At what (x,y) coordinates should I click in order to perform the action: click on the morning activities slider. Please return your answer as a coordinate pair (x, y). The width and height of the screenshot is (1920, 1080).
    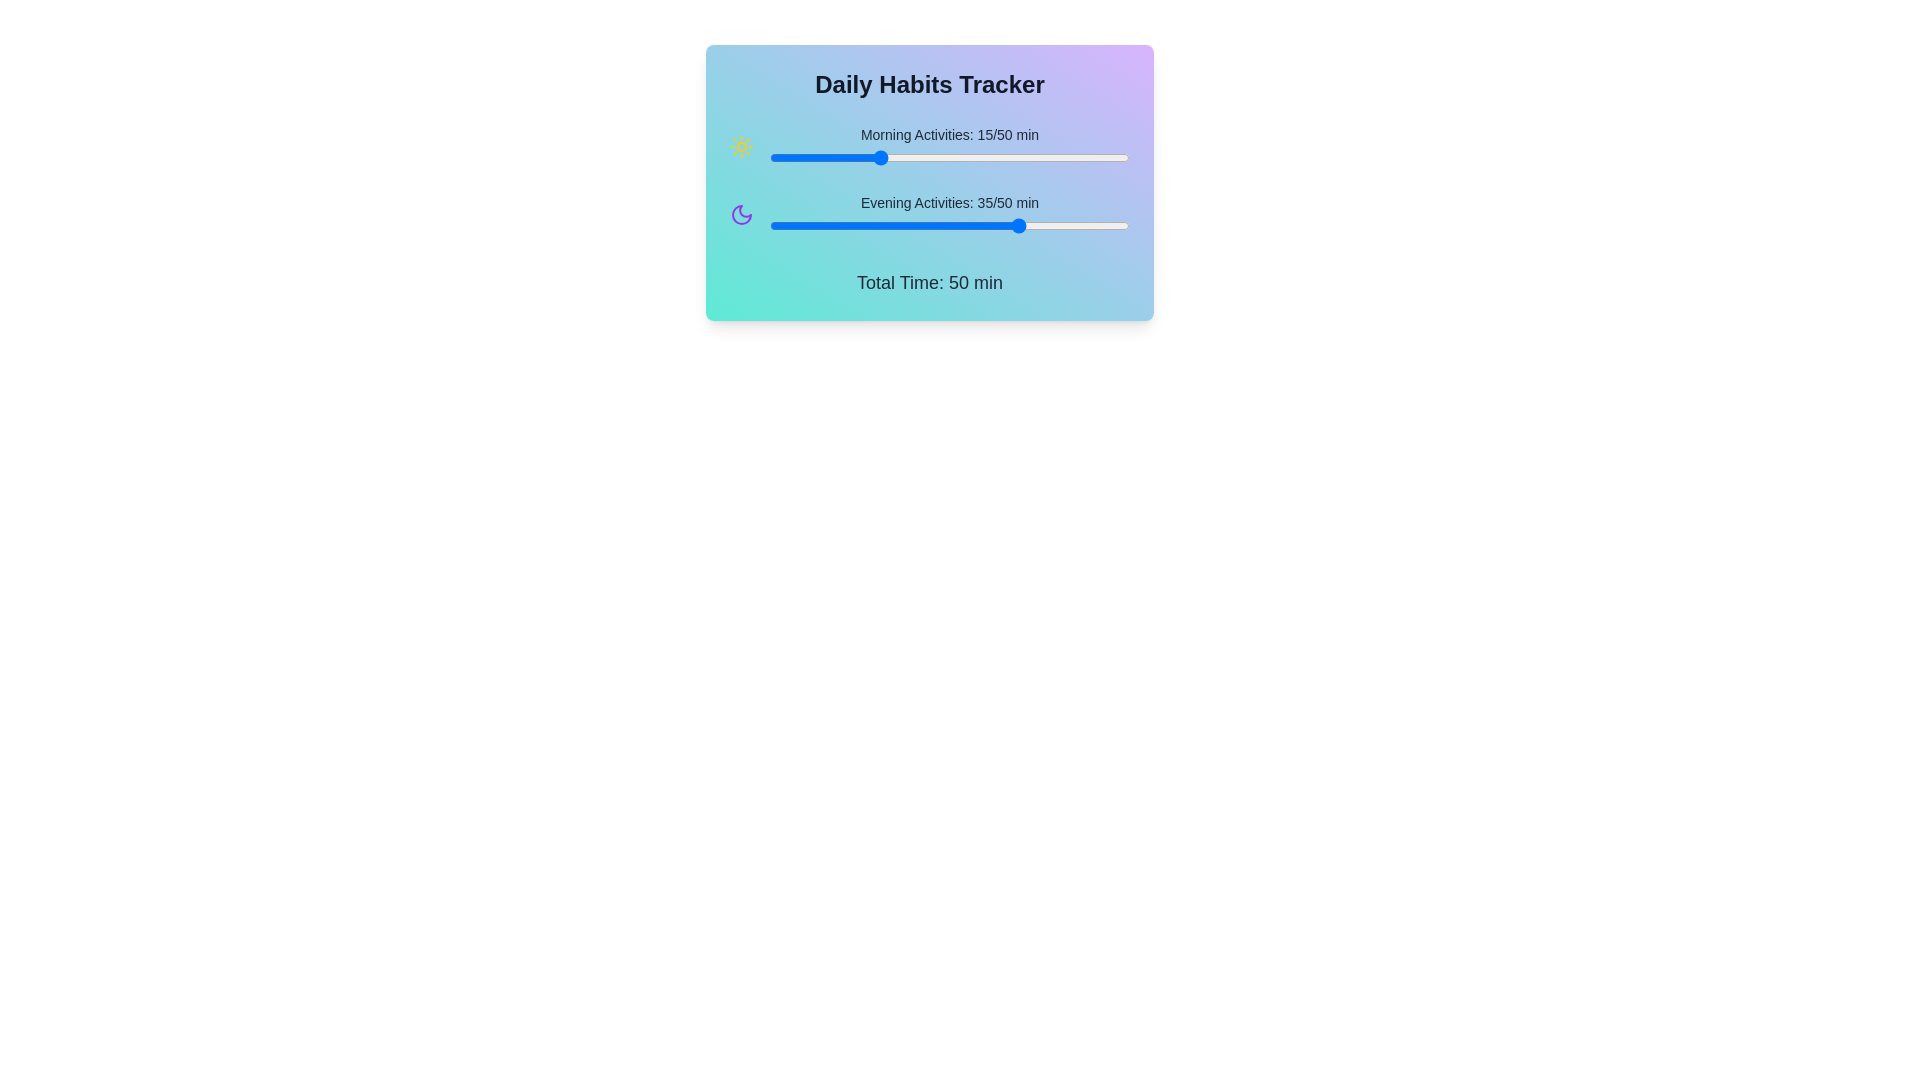
    Looking at the image, I should click on (1007, 157).